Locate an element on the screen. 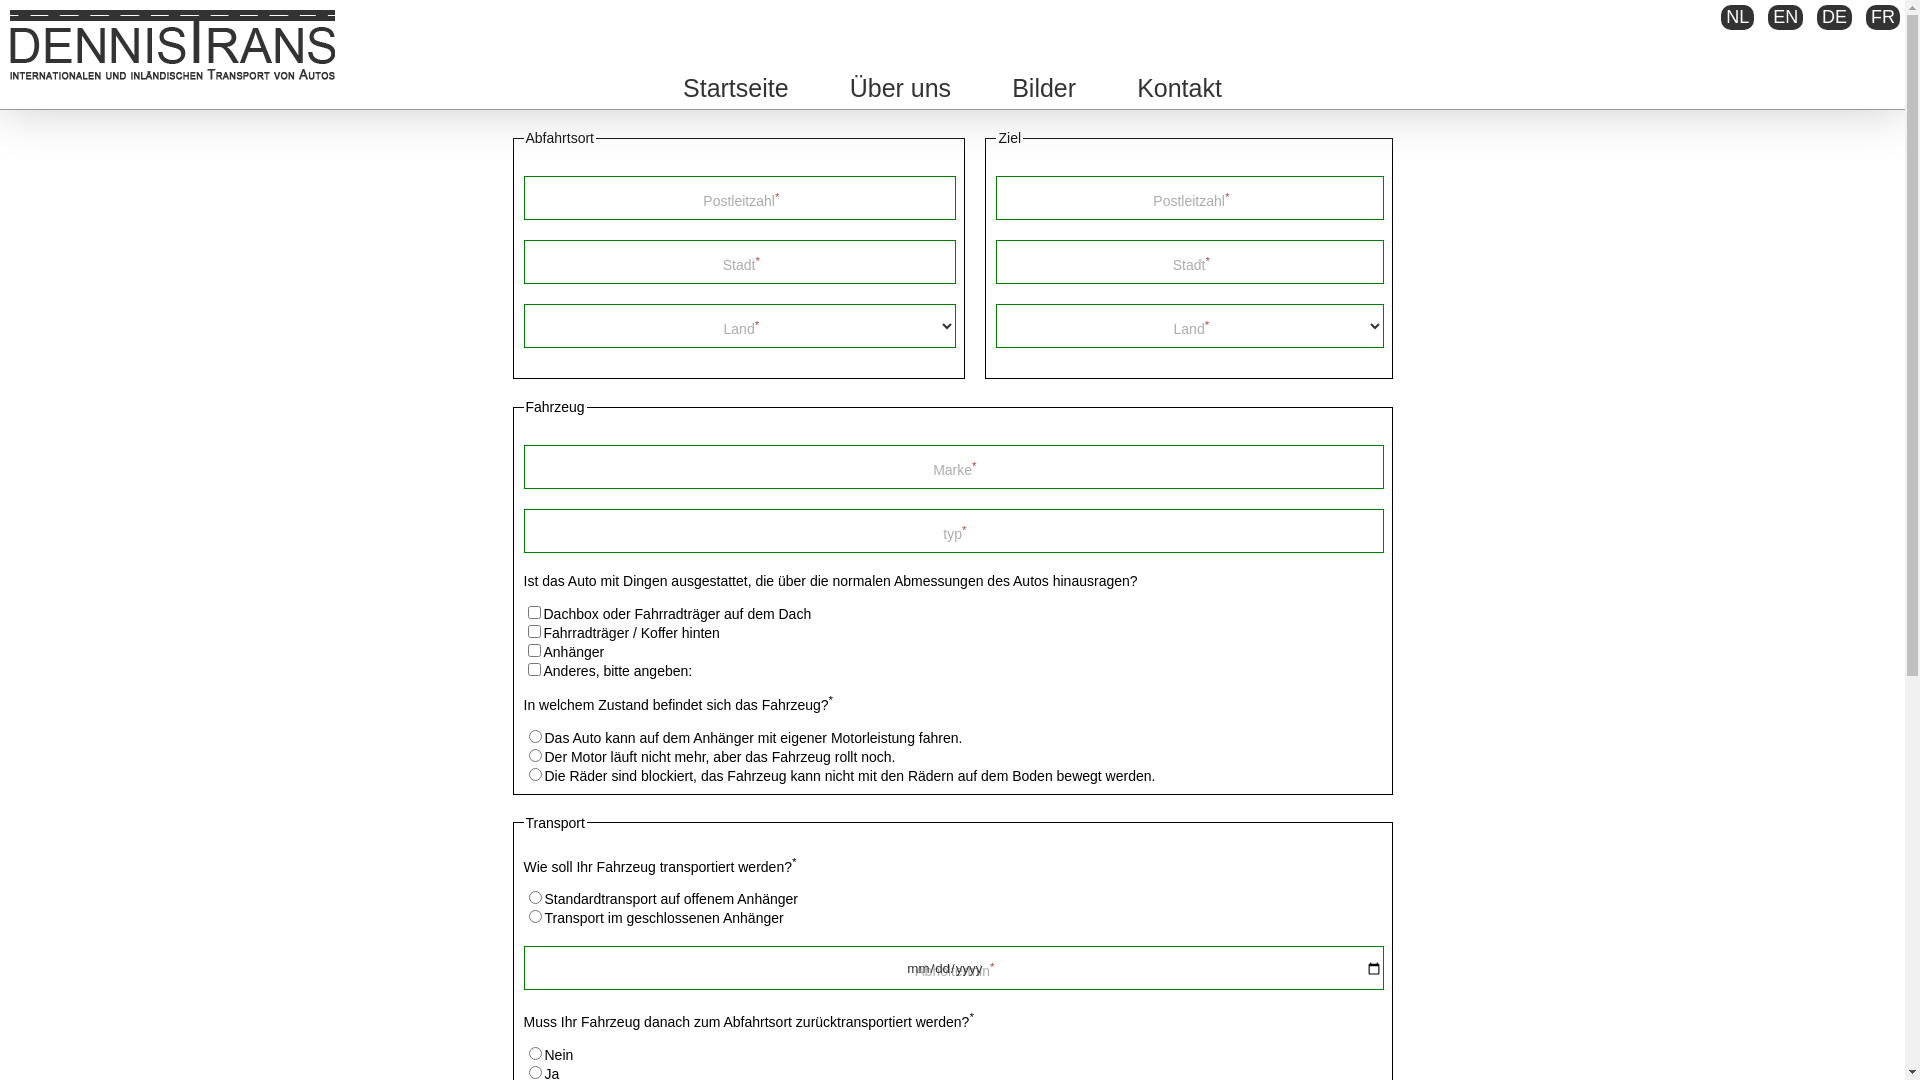  'Startseite' is located at coordinates (734, 87).